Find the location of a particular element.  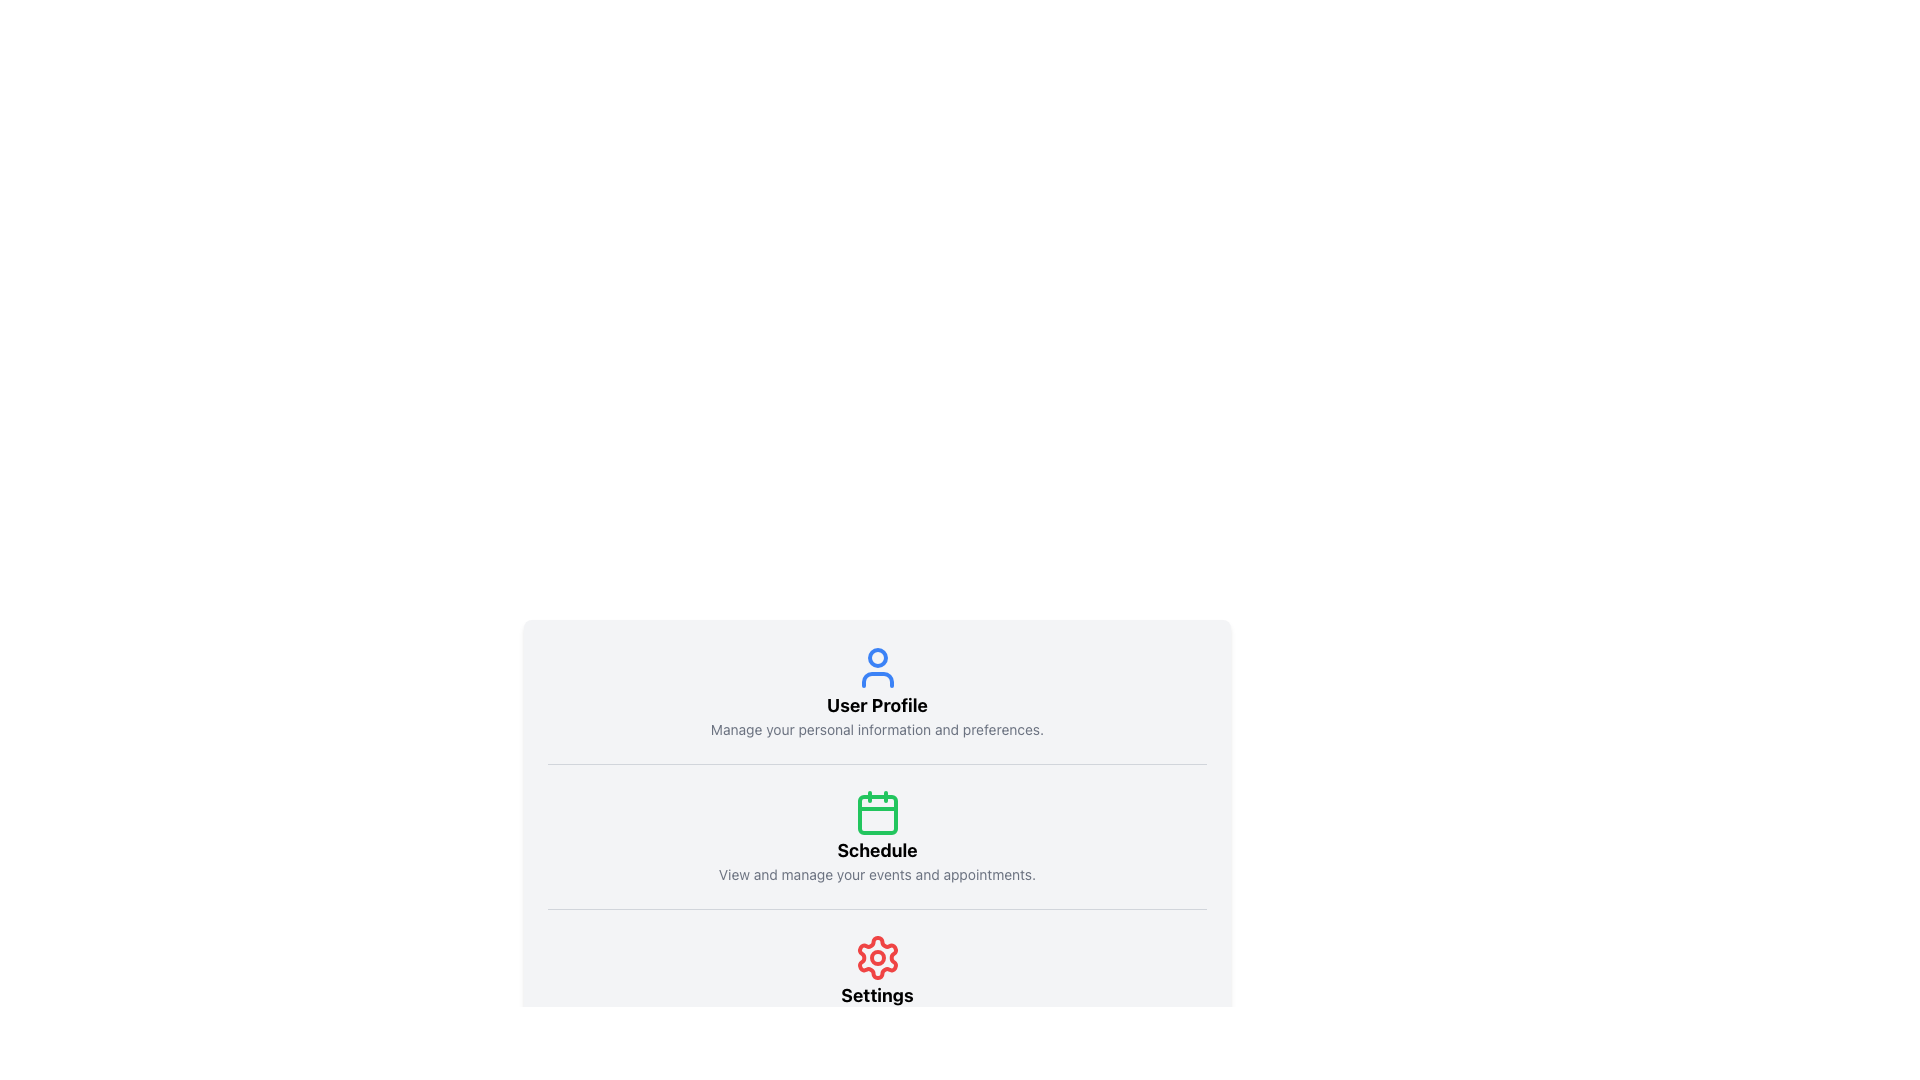

the circular user icon with a blue outline and white fill, positioned above the 'User Profile' text is located at coordinates (877, 658).